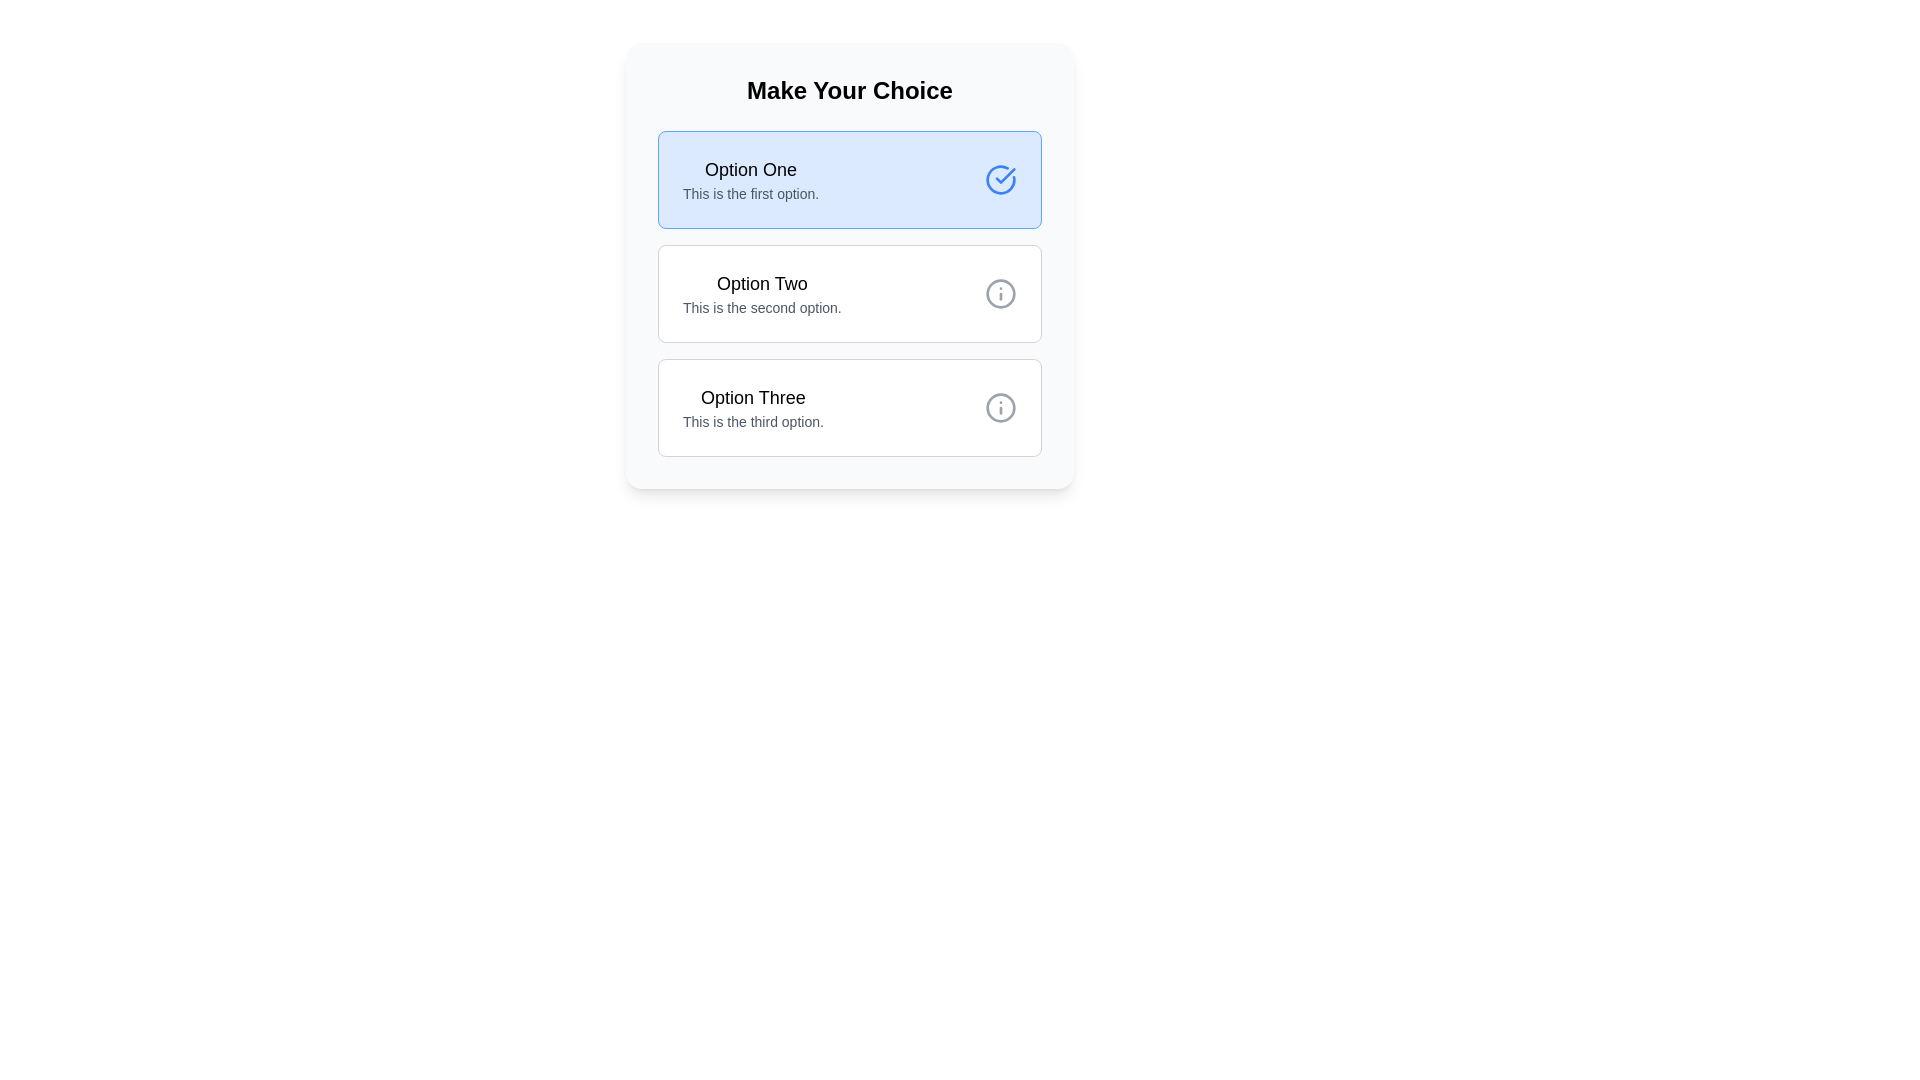  What do you see at coordinates (750, 180) in the screenshot?
I see `the text 'Option One' within the blue rounded rectangle of the first interactive card` at bounding box center [750, 180].